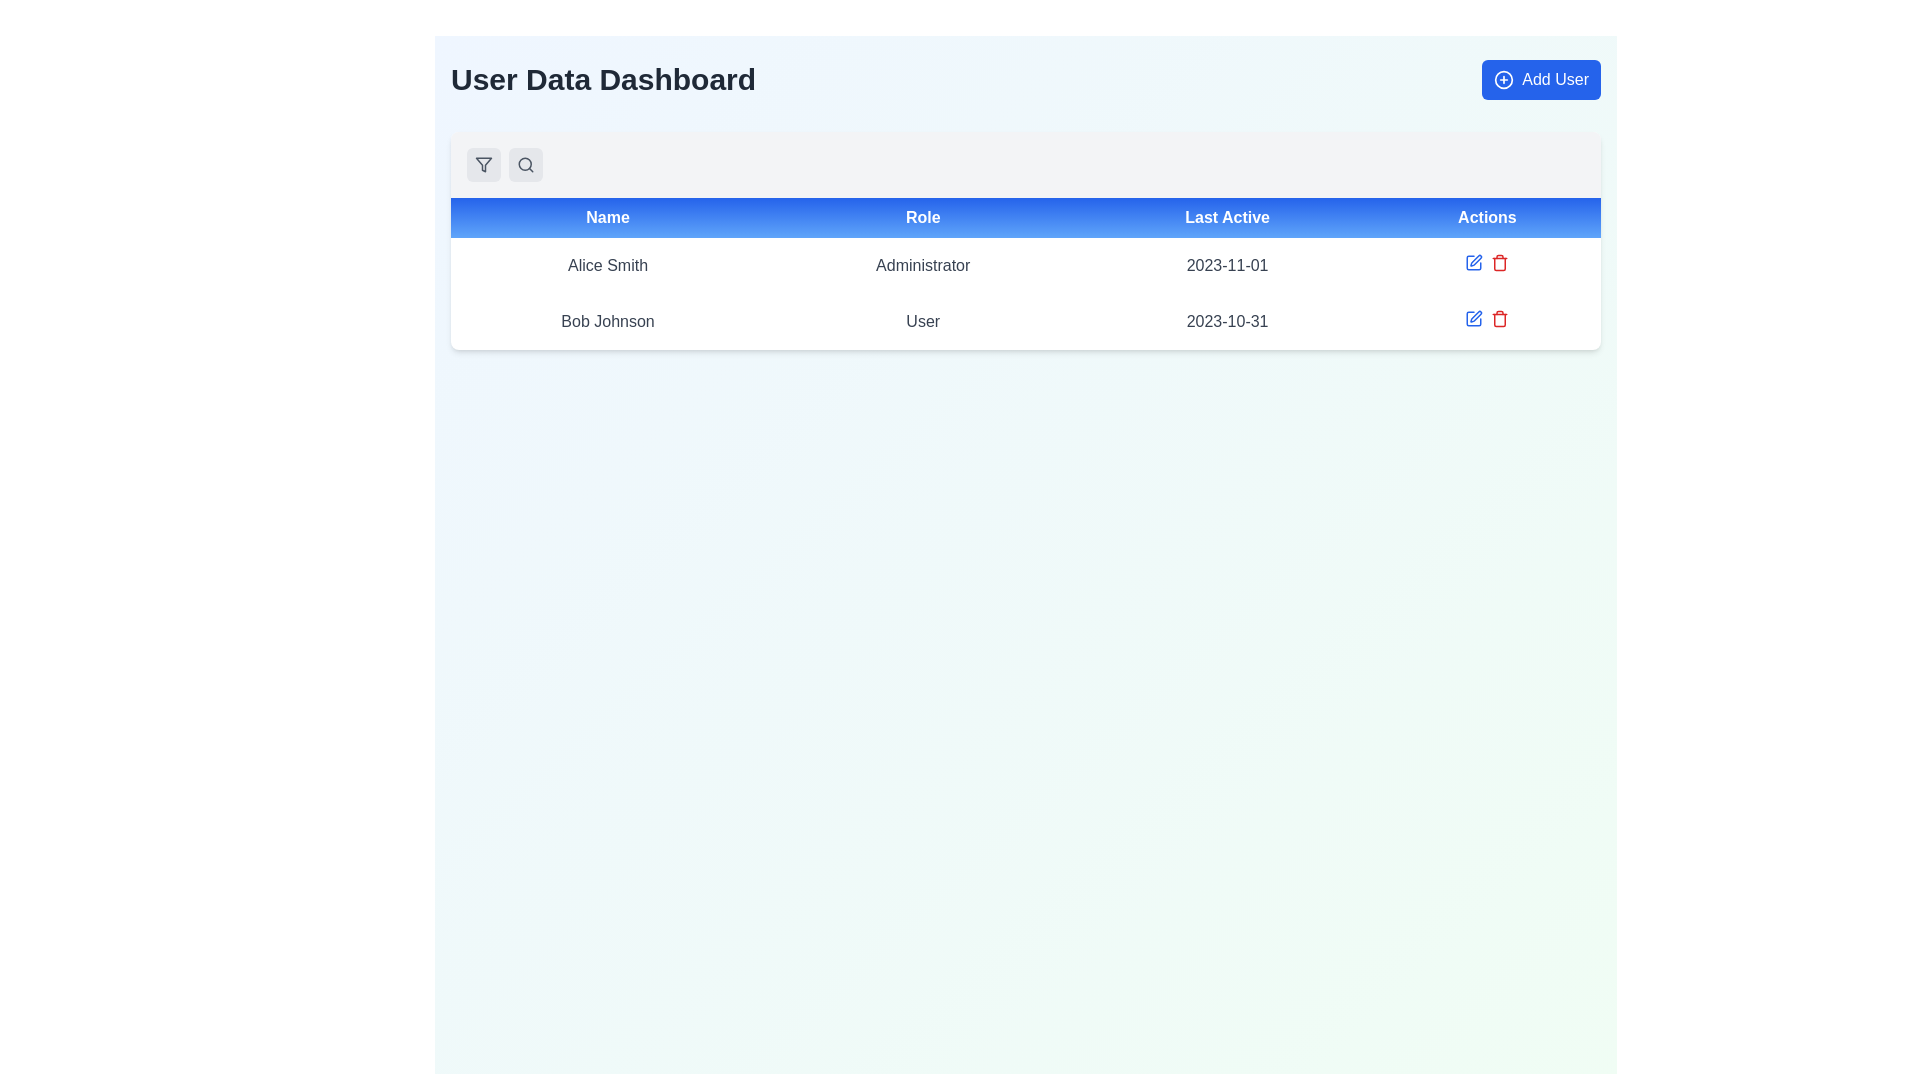 The height and width of the screenshot is (1080, 1920). Describe the element at coordinates (1476, 315) in the screenshot. I see `the Edit Icon located in the 'Actions' column of the second row in the table to initiate editing` at that location.